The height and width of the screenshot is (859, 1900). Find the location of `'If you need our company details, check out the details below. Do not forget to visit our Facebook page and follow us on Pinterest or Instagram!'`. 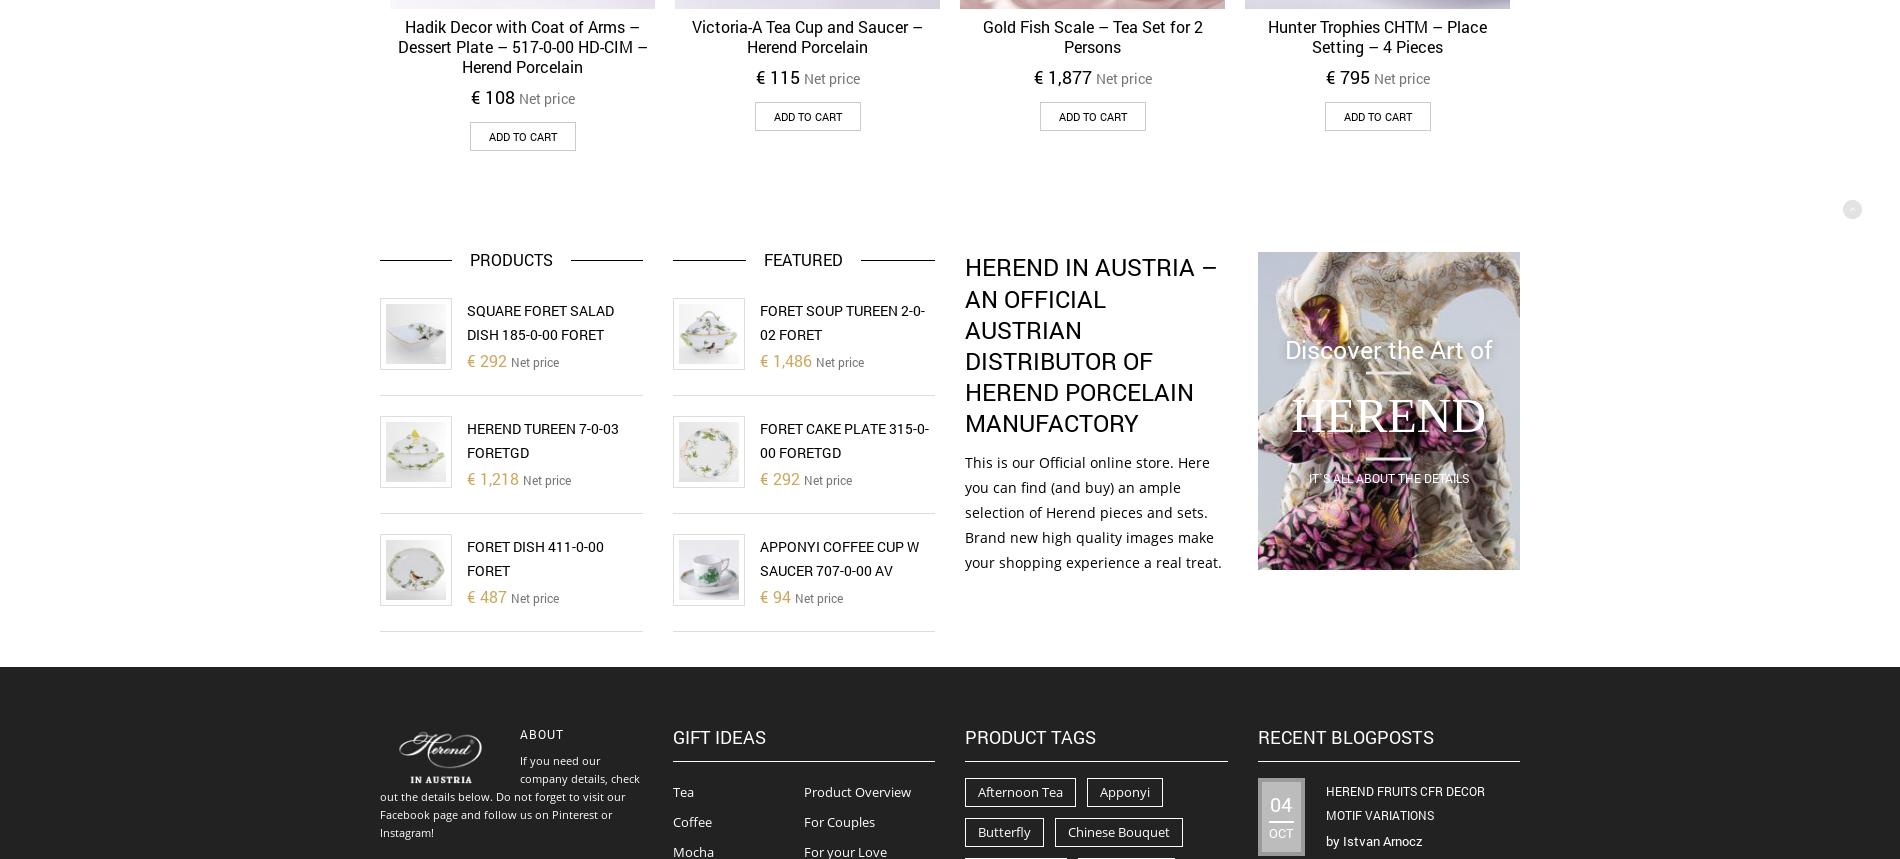

'If you need our company details, check out the details below. Do not forget to visit our Facebook page and follow us on Pinterest or Instagram!' is located at coordinates (509, 796).